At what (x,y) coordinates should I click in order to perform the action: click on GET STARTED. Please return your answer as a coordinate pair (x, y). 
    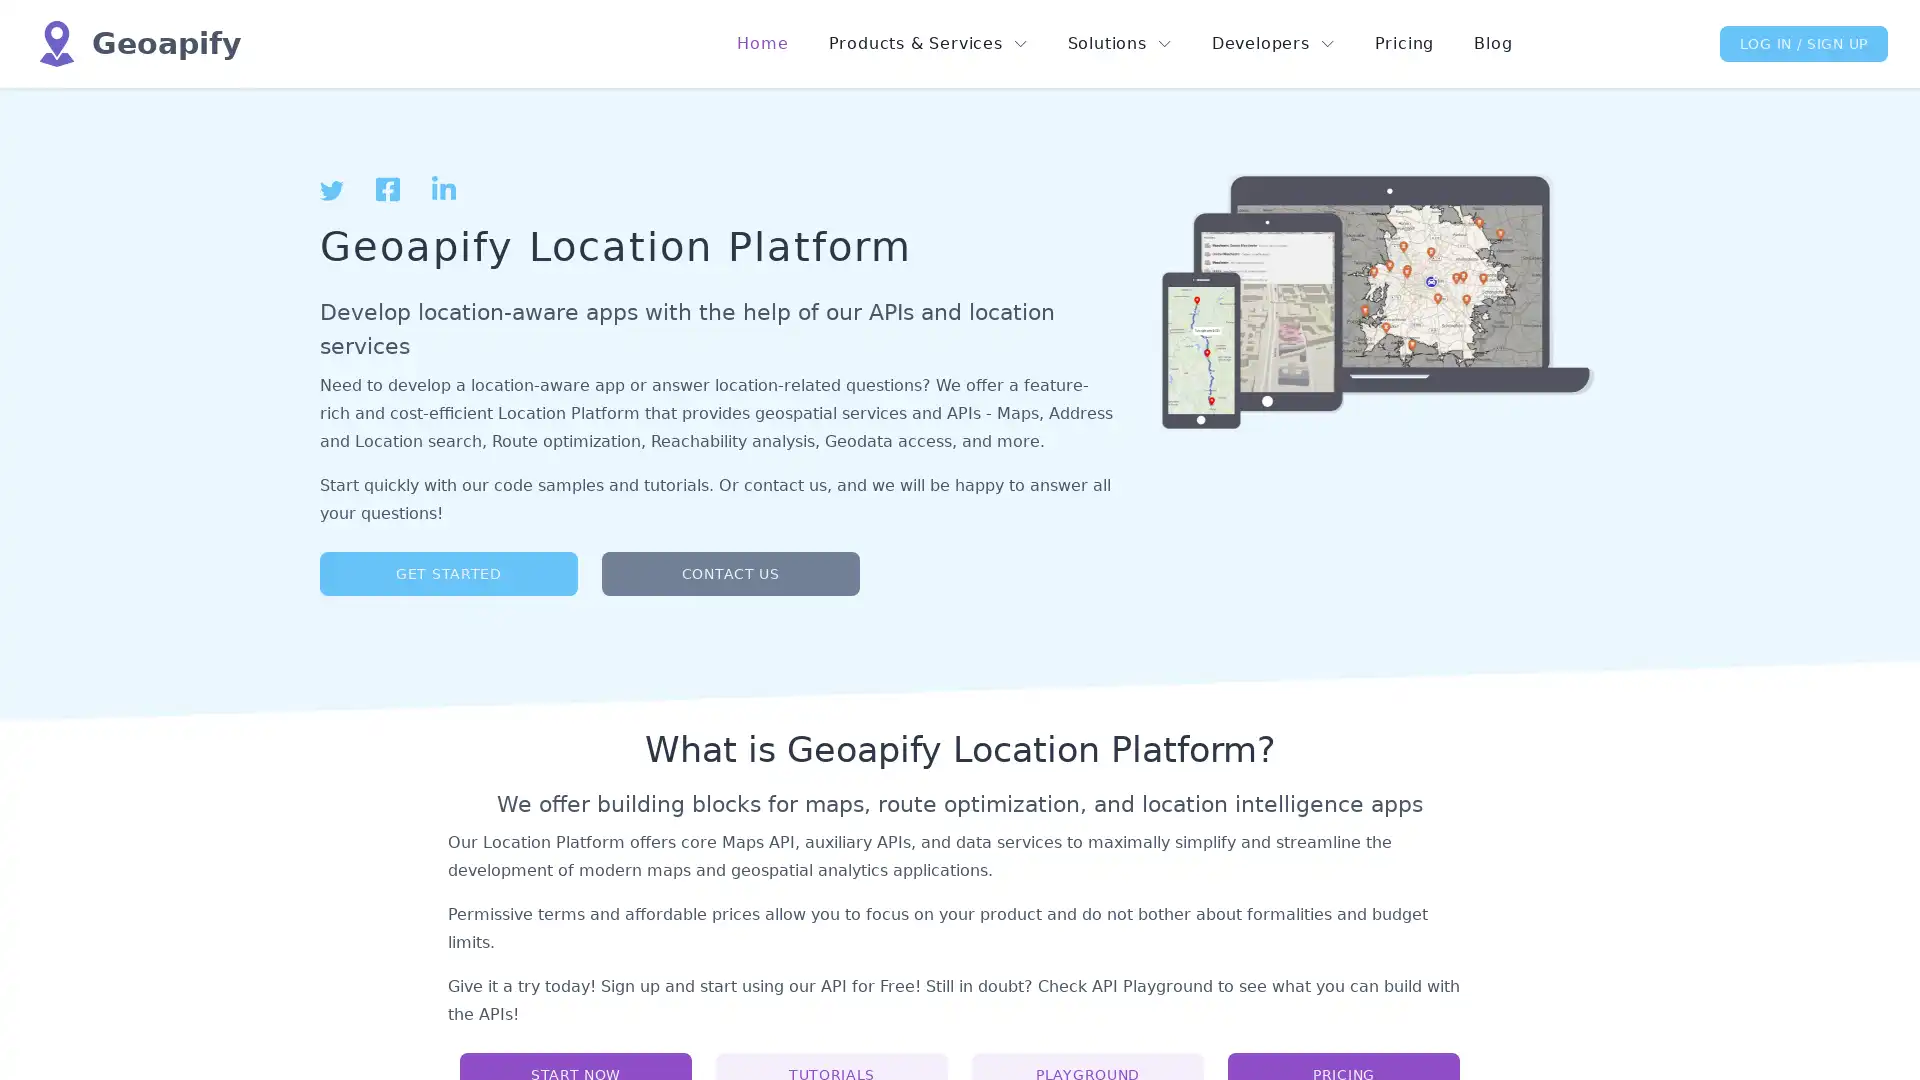
    Looking at the image, I should click on (447, 573).